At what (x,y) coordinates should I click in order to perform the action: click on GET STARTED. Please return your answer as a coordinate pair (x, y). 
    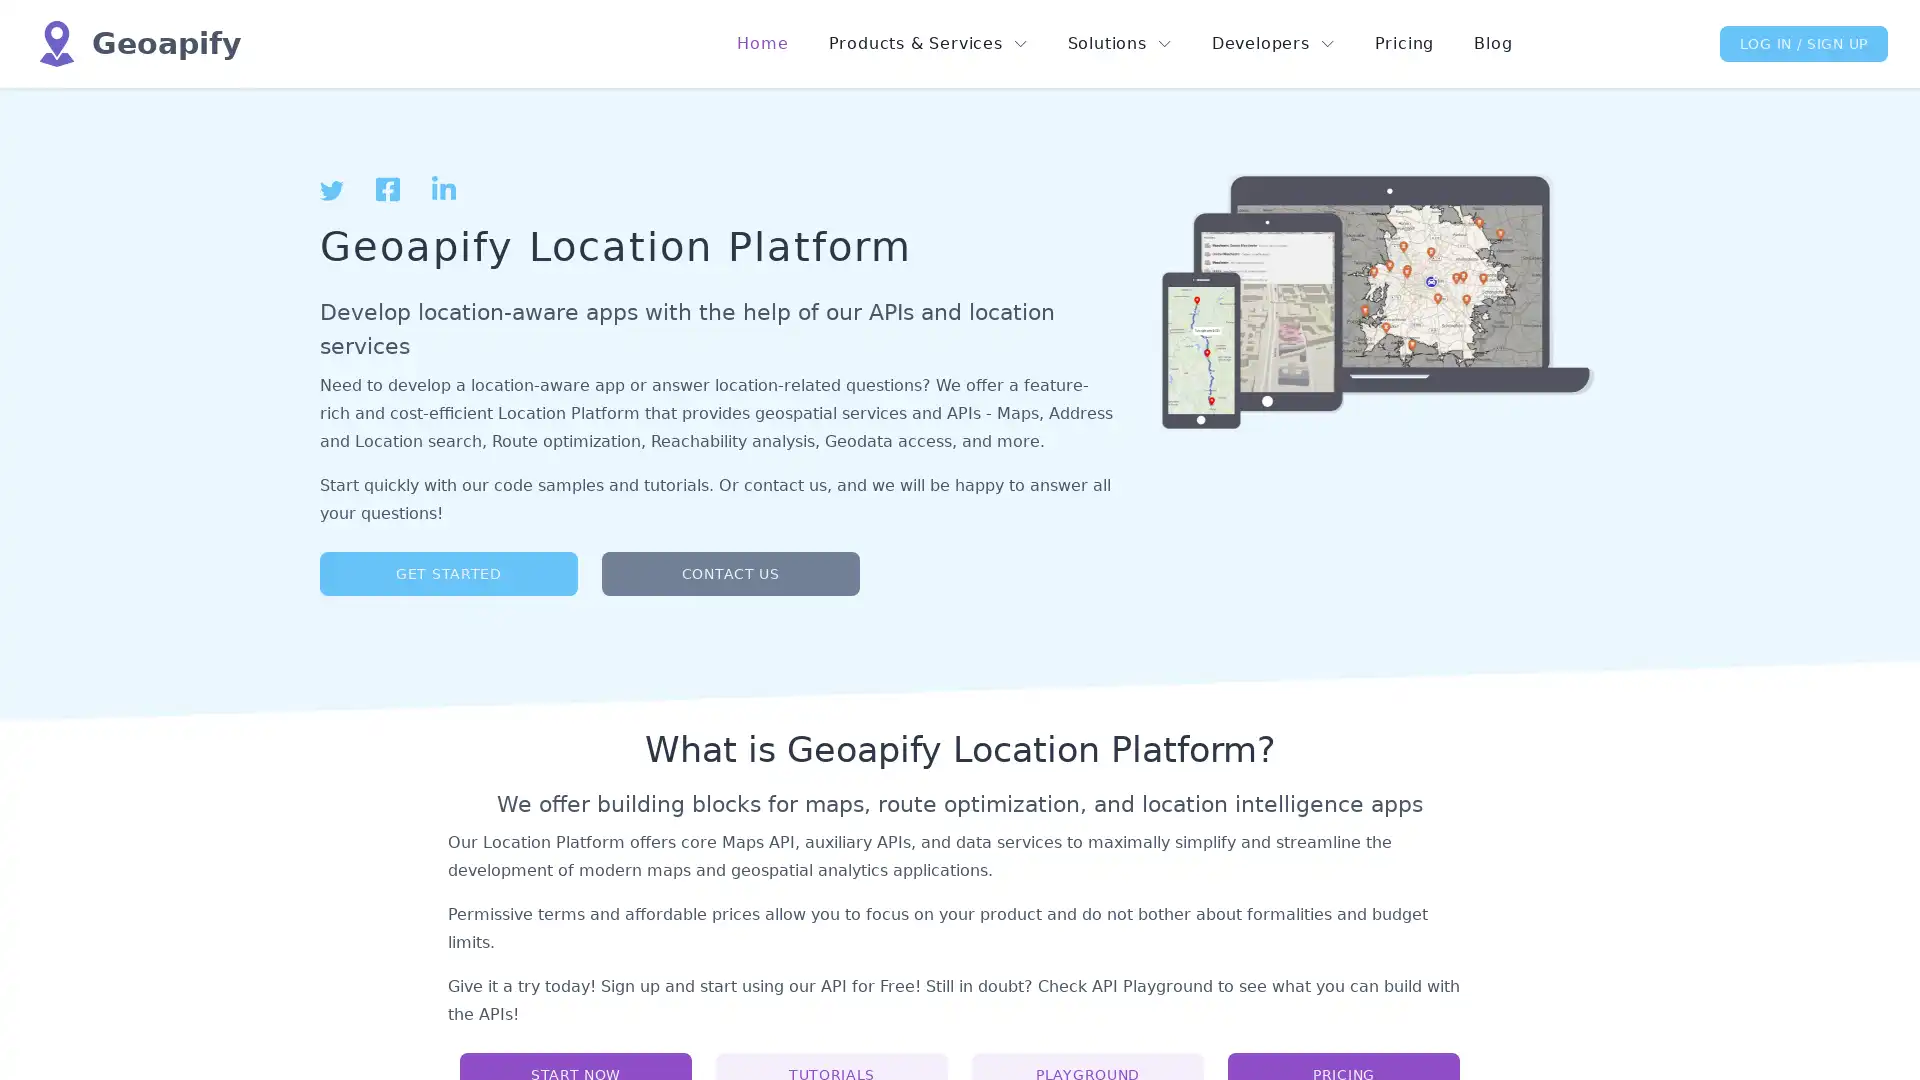
    Looking at the image, I should click on (447, 573).